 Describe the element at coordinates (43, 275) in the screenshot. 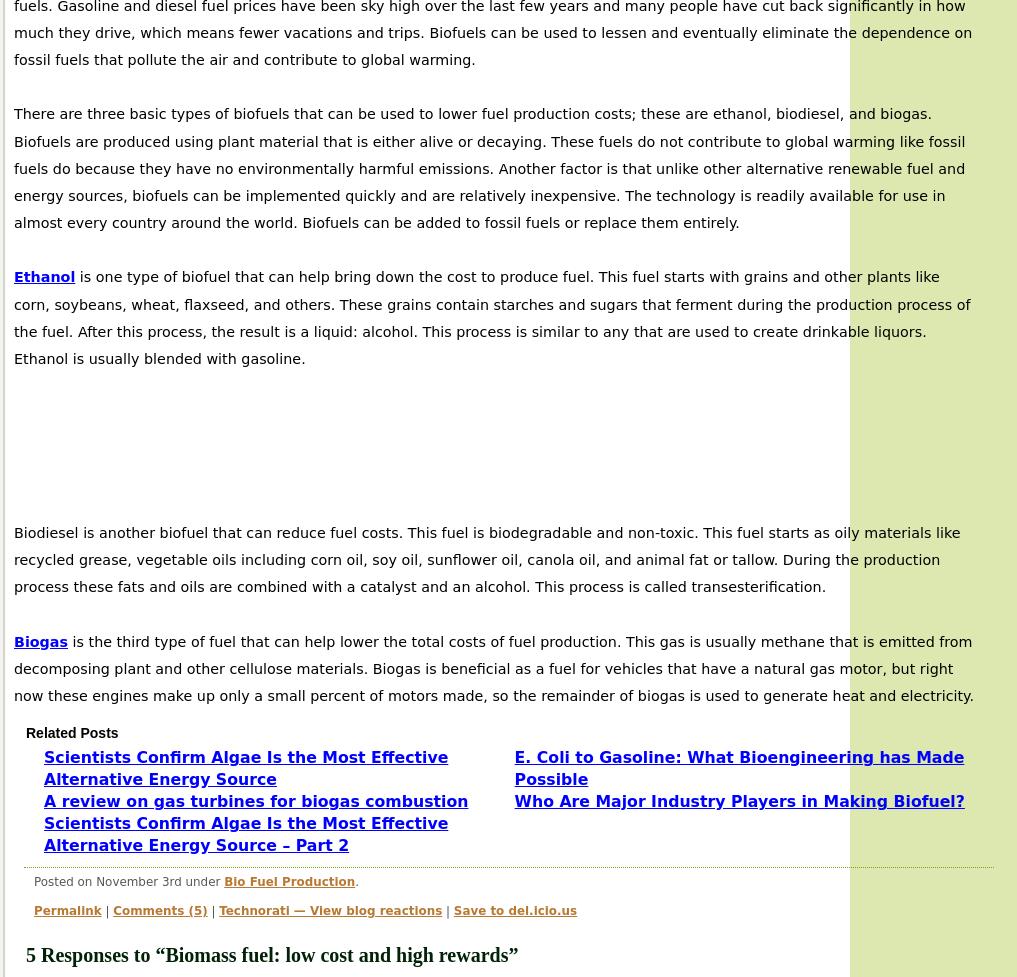

I see `'Ethanol'` at that location.